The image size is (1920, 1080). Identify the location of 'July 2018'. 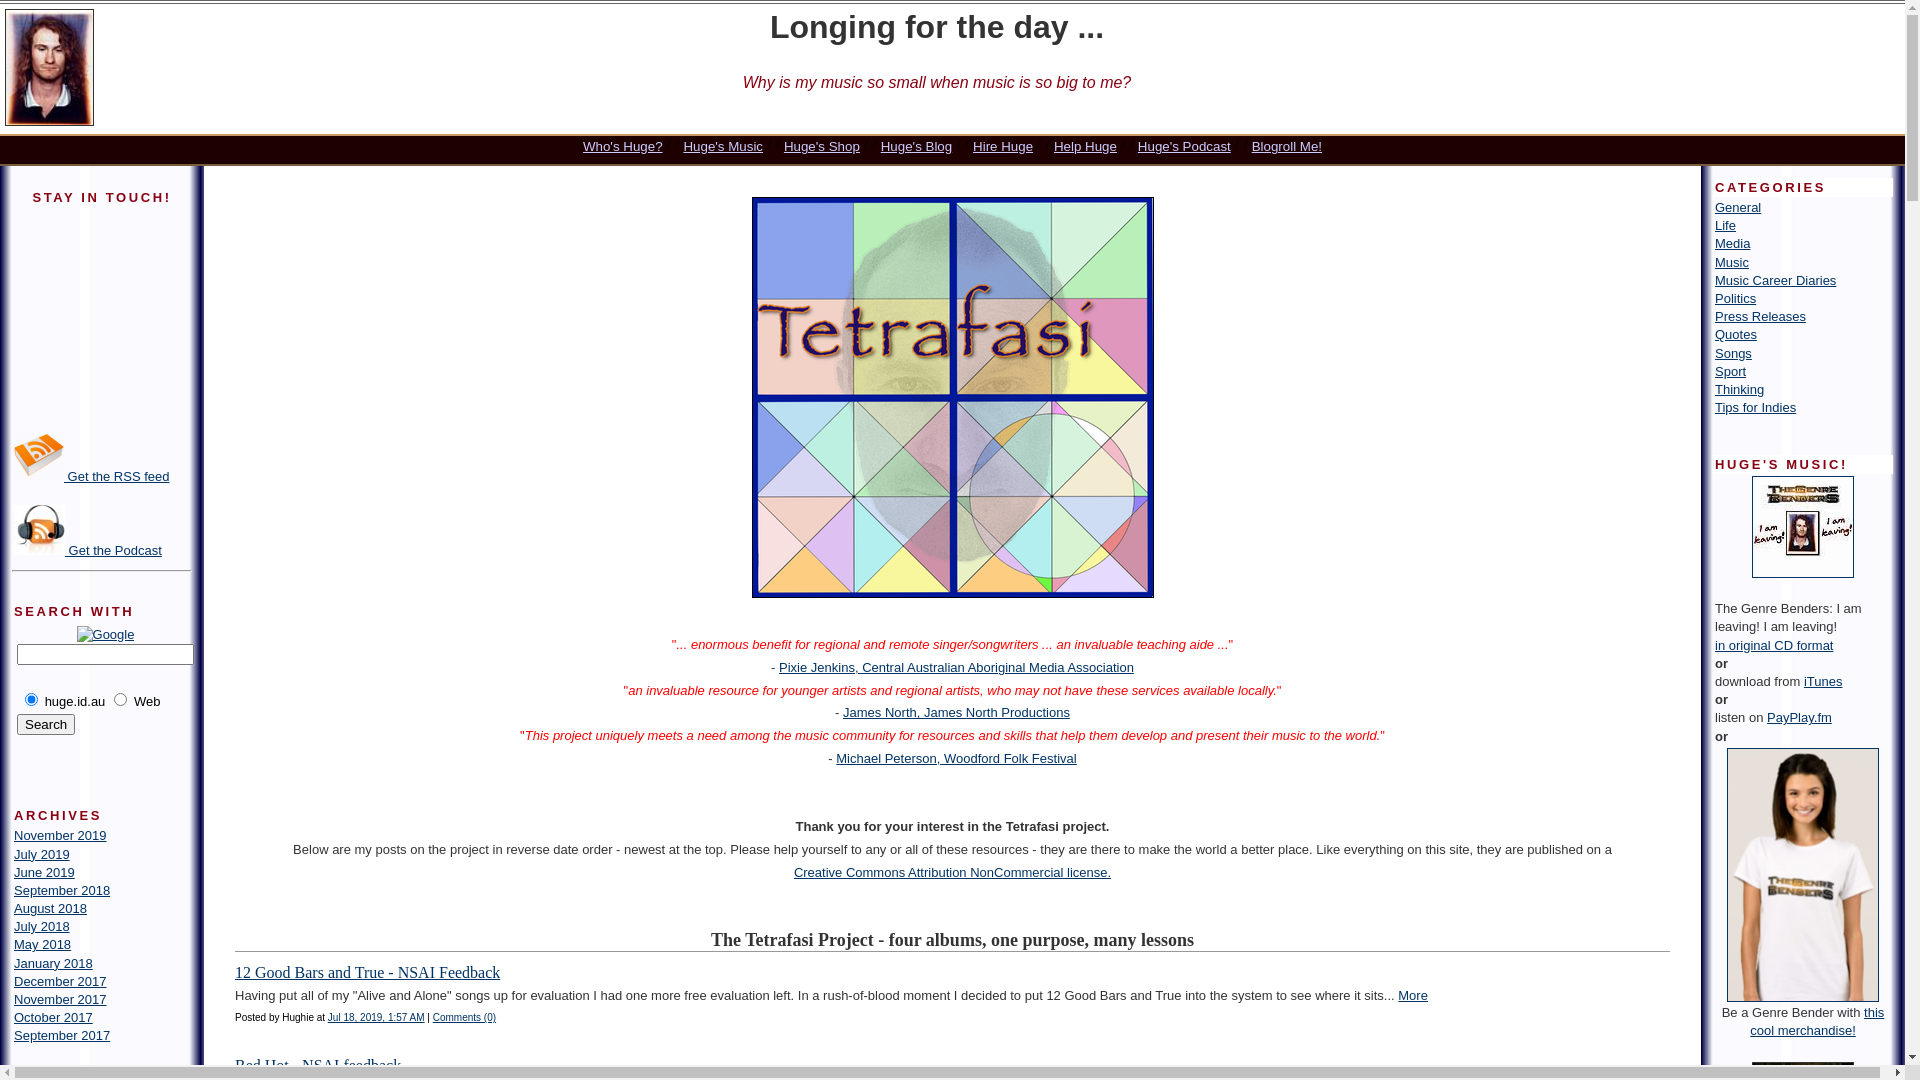
(42, 926).